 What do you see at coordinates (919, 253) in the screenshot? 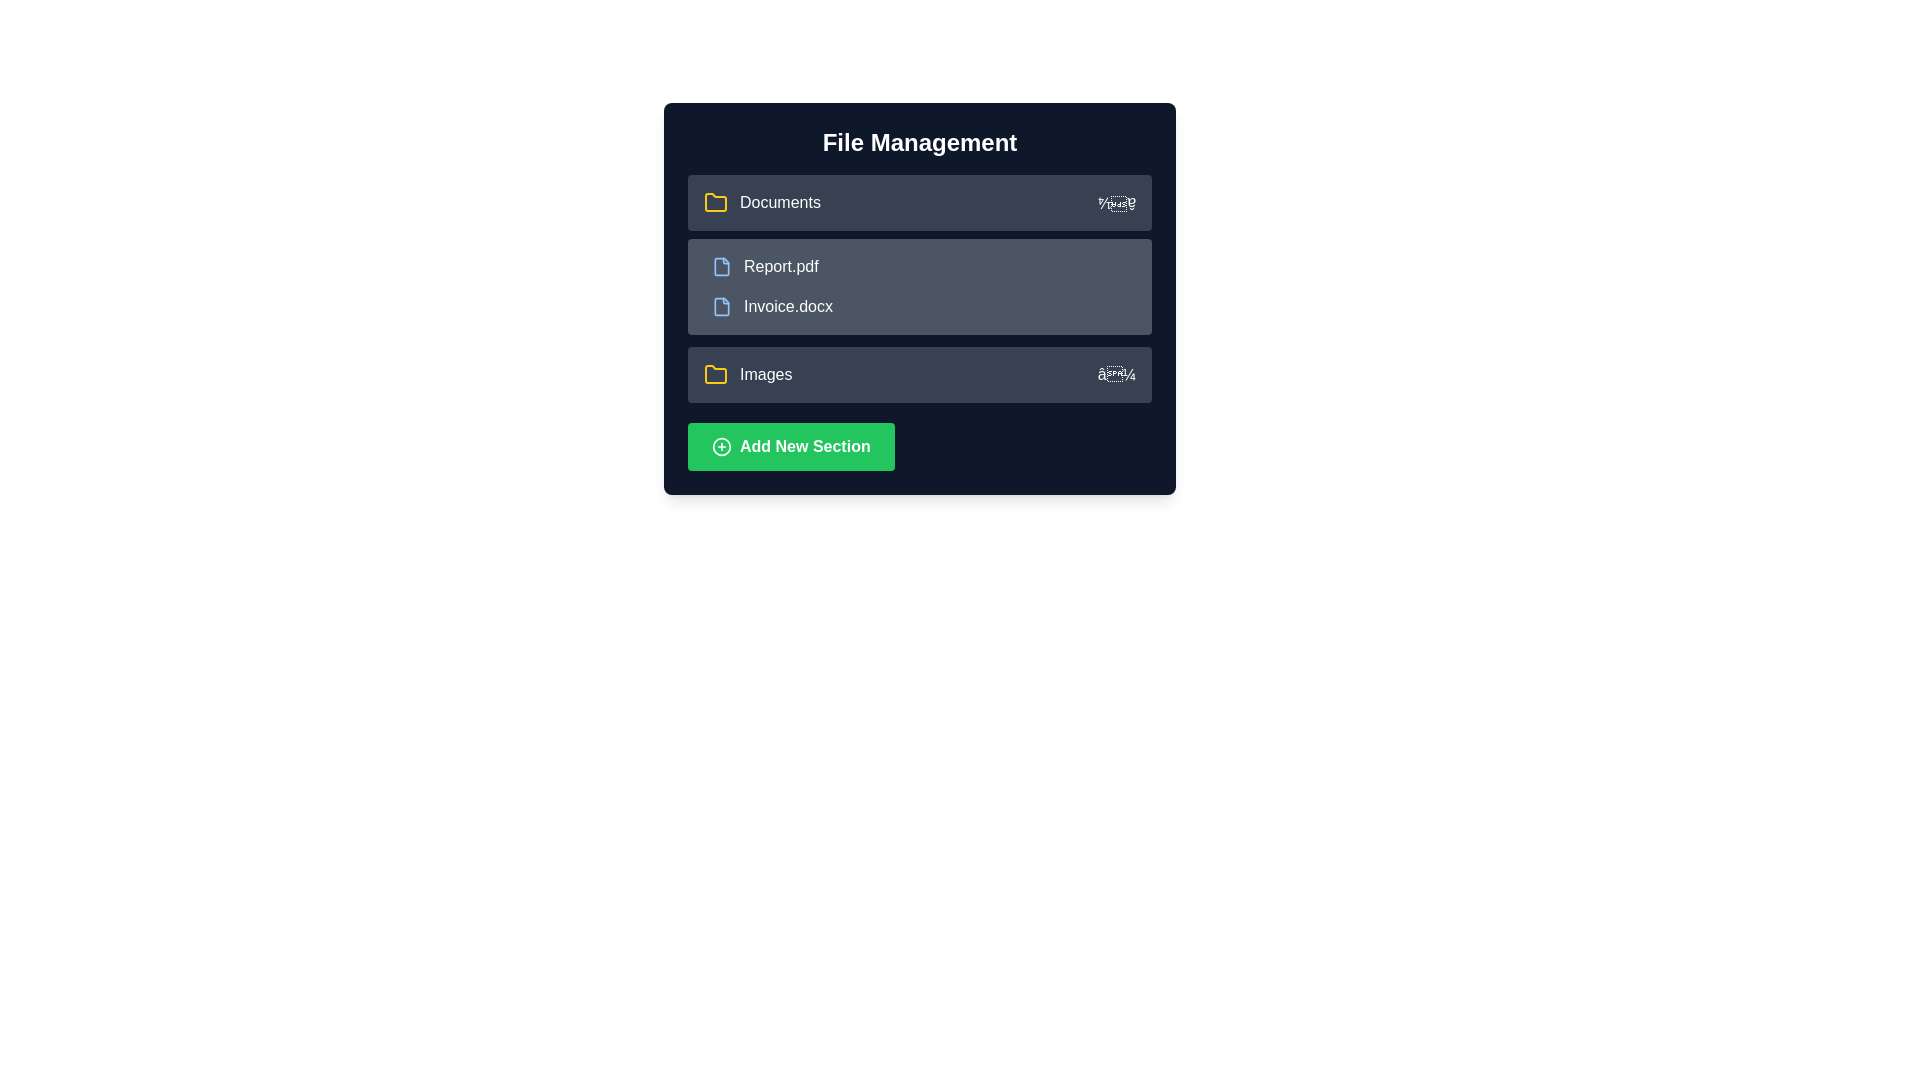
I see `the 'Report.pdf' link` at bounding box center [919, 253].